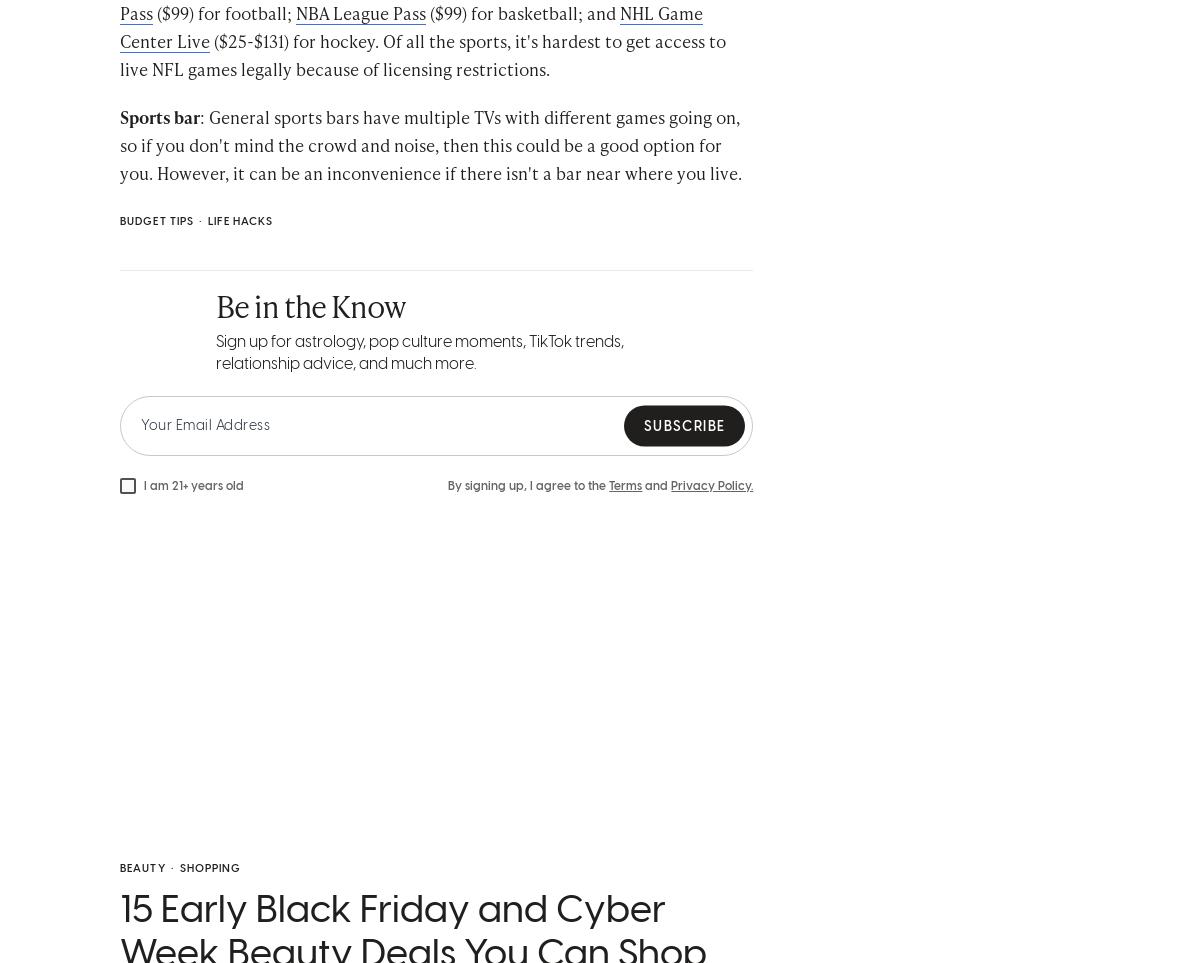 This screenshot has width=1200, height=963. What do you see at coordinates (683, 451) in the screenshot?
I see `'Subscribe'` at bounding box center [683, 451].